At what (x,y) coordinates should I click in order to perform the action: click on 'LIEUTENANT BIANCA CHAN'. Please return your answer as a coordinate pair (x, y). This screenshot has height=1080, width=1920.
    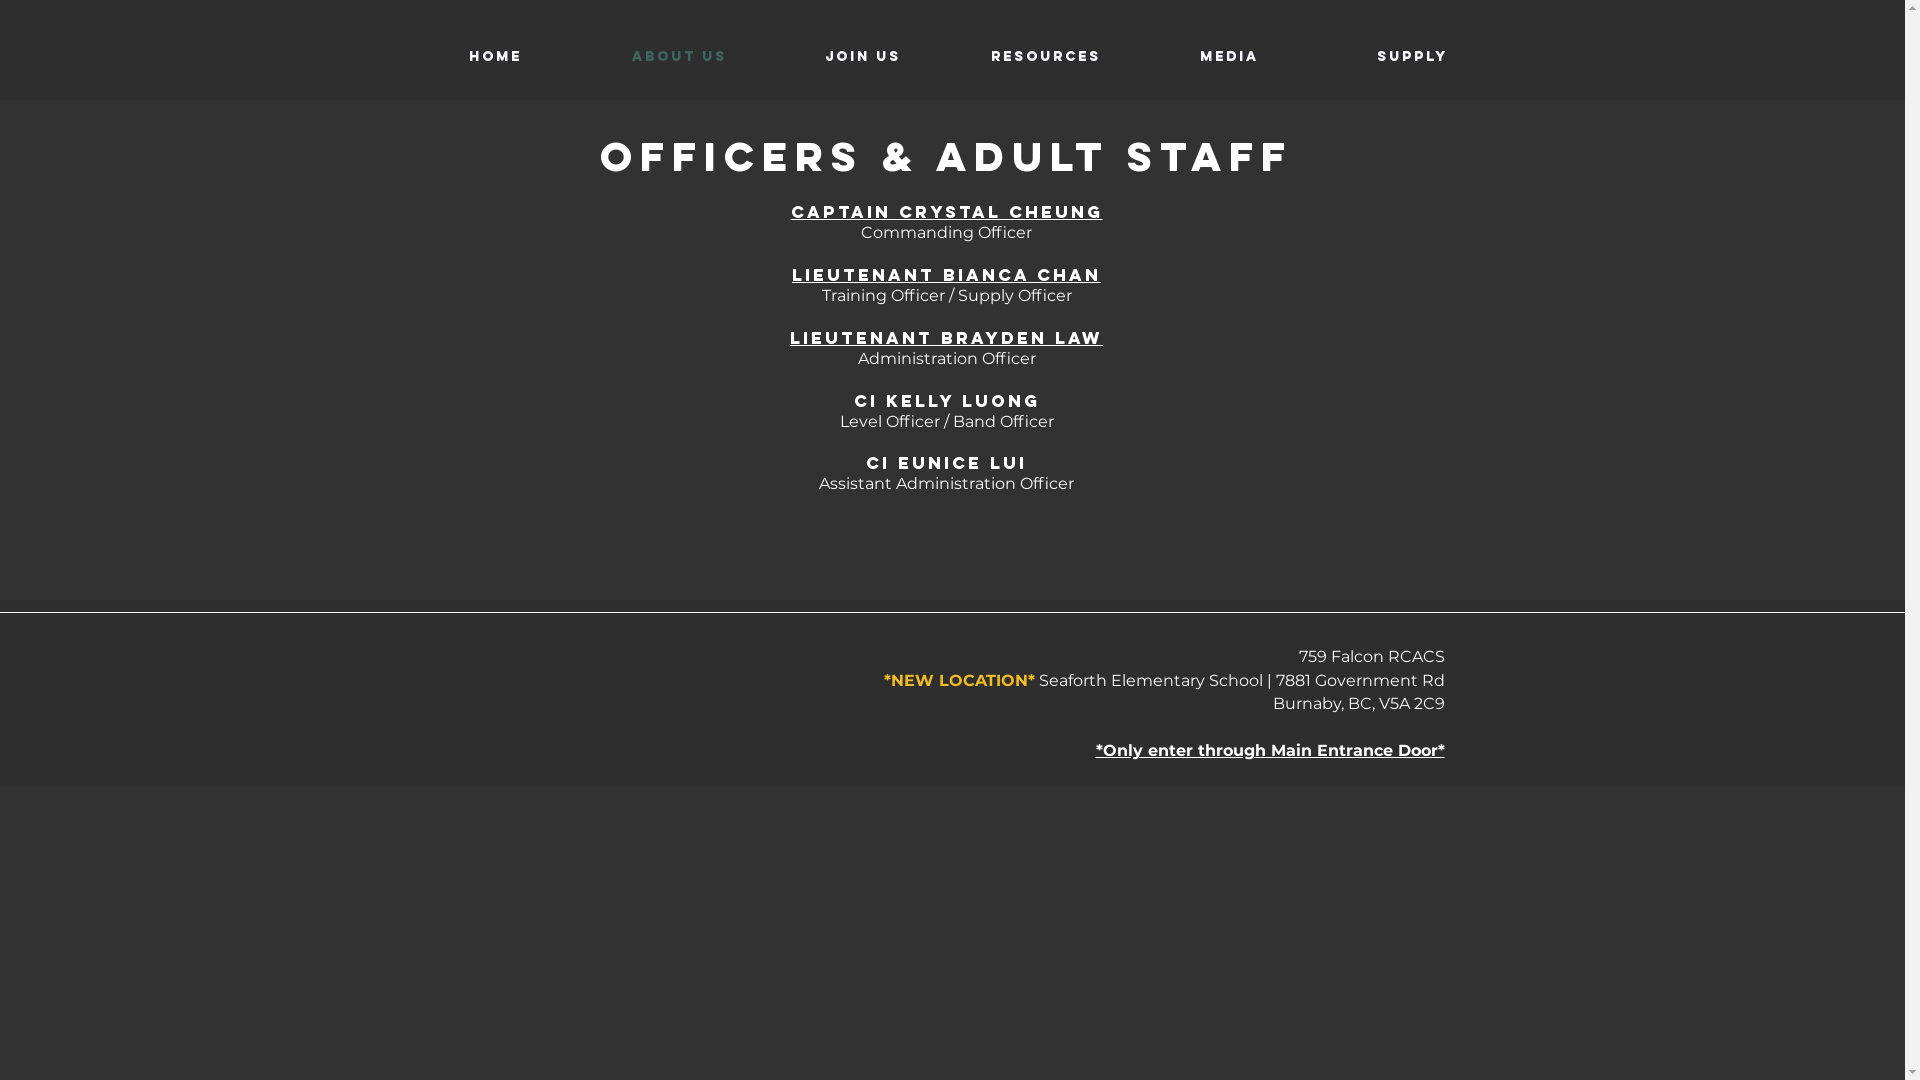
    Looking at the image, I should click on (945, 274).